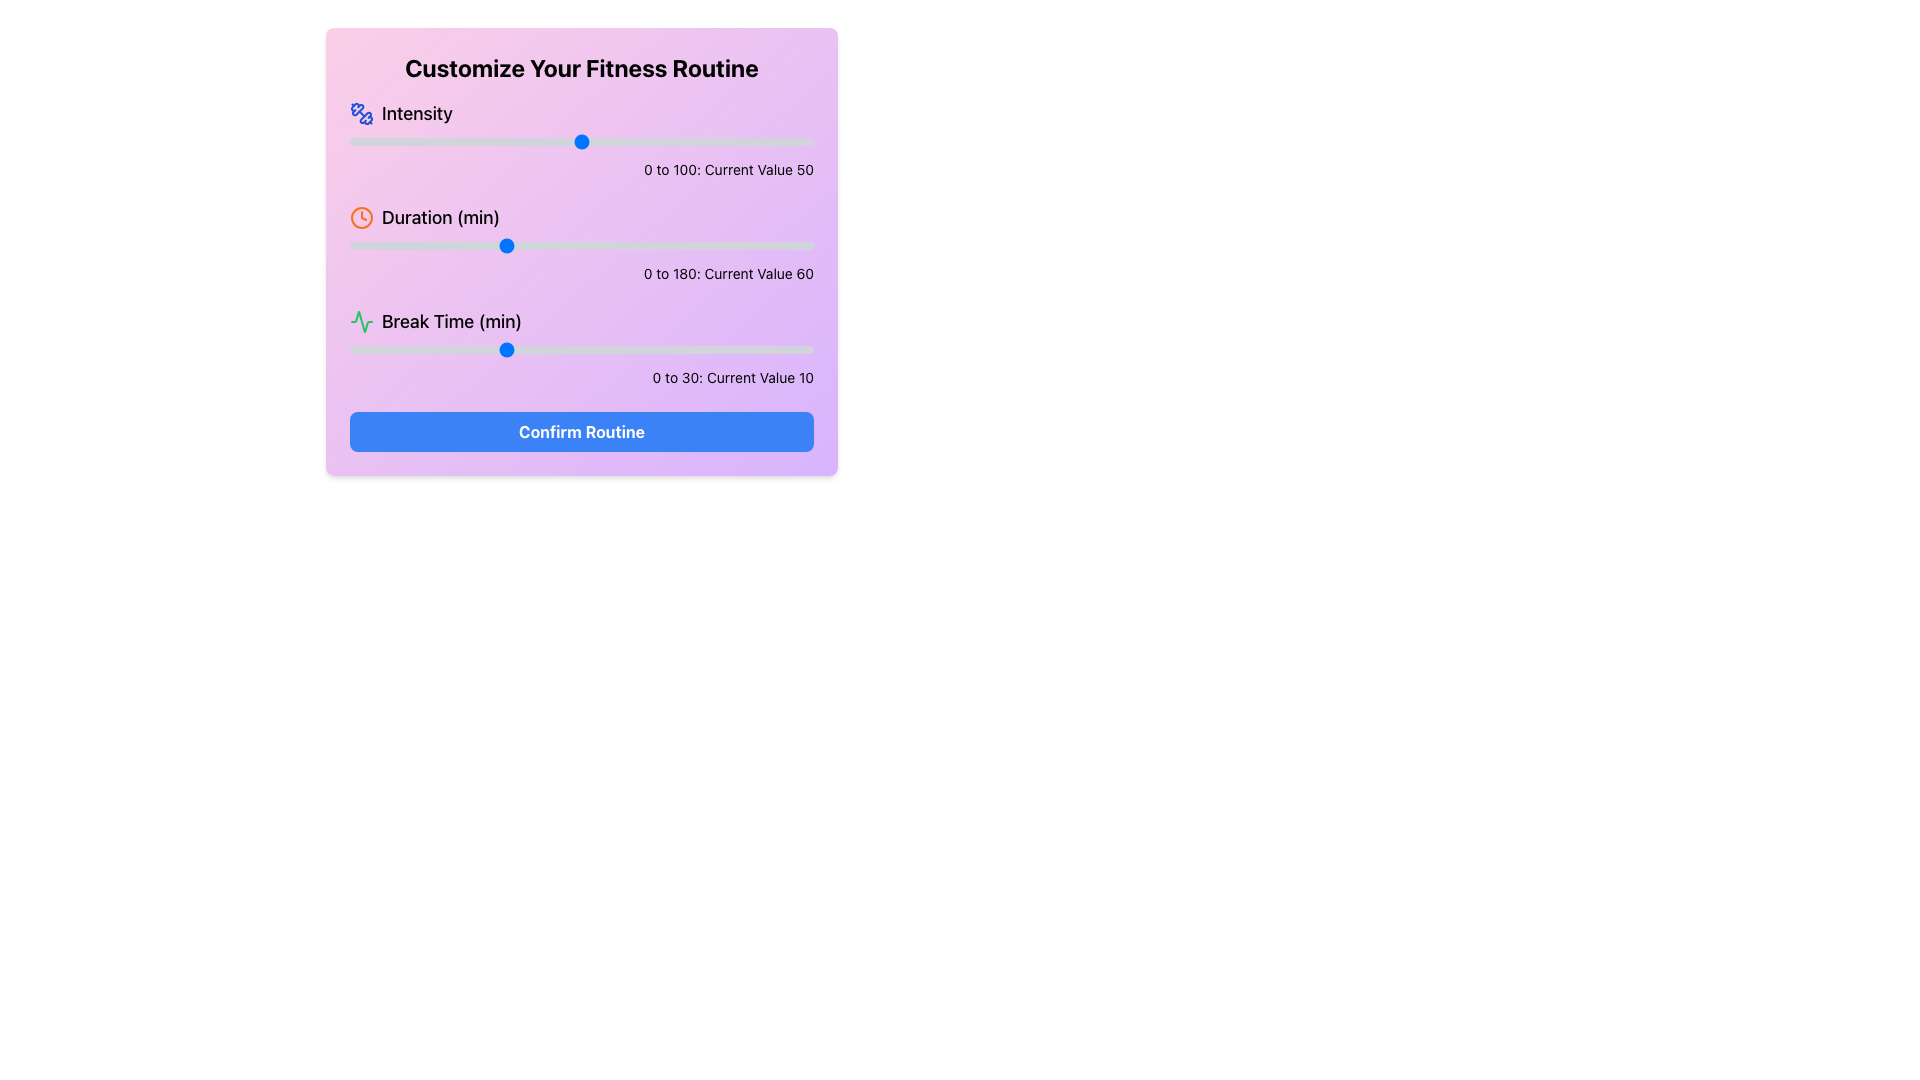 This screenshot has width=1920, height=1080. What do you see at coordinates (679, 245) in the screenshot?
I see `duration` at bounding box center [679, 245].